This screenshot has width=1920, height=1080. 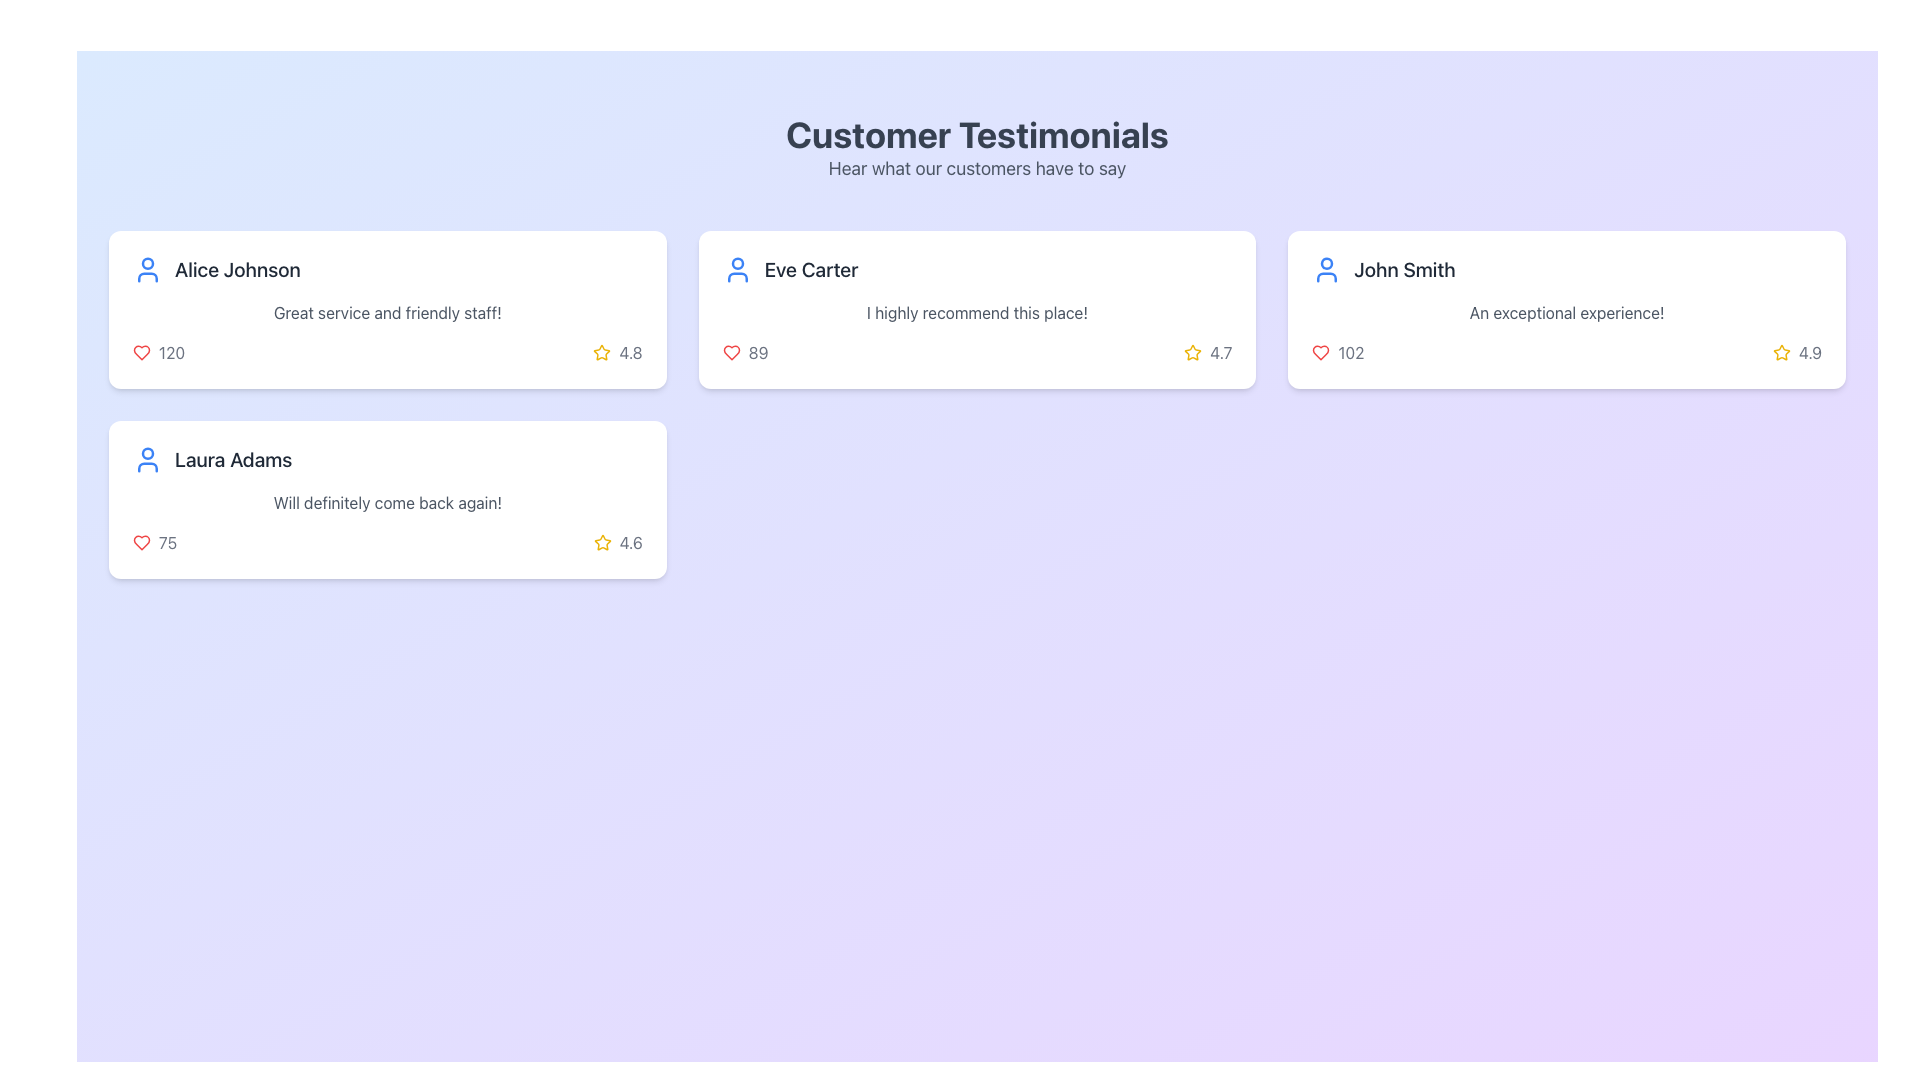 What do you see at coordinates (158, 352) in the screenshot?
I see `the heart icon indicating likes or reactions located in the first card under the title 'Alice Johnson', positioned below the user's name and testimonial message` at bounding box center [158, 352].